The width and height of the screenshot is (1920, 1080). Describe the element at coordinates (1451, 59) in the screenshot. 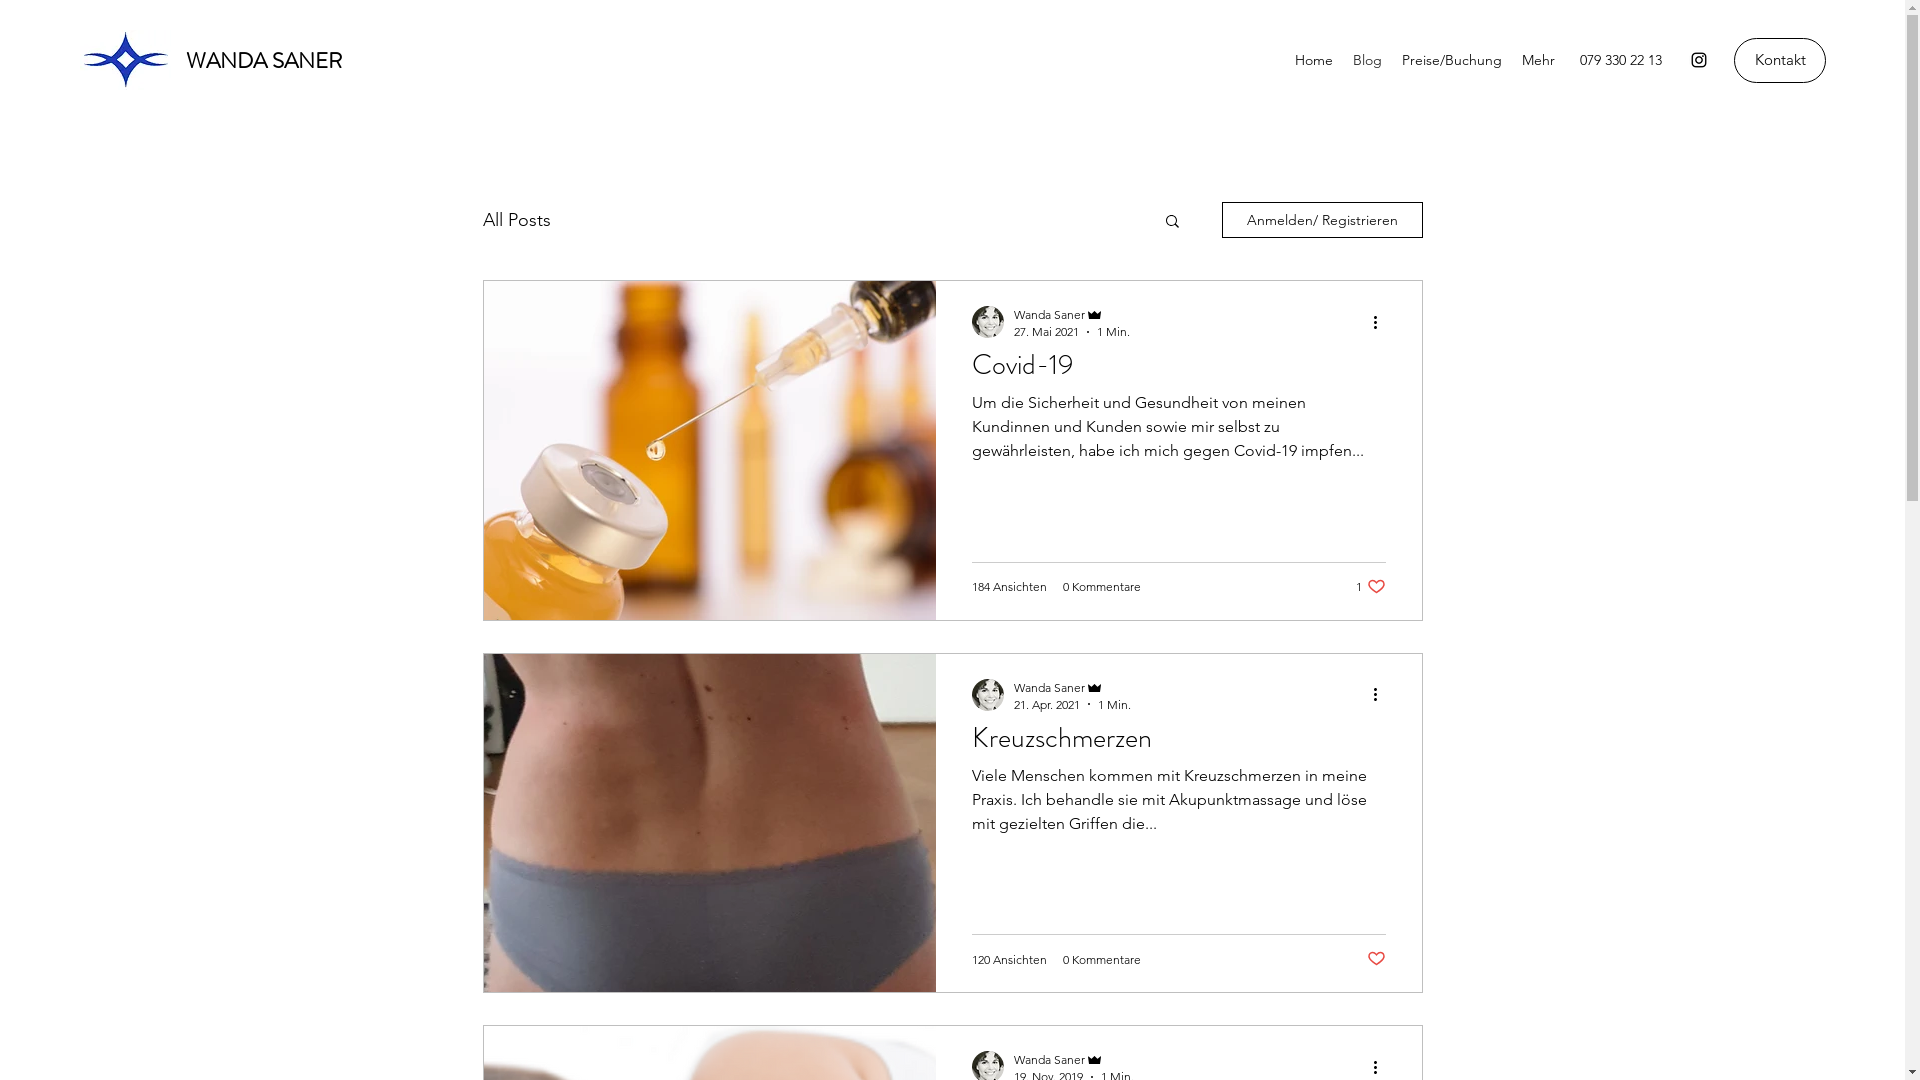

I see `'Preise/Buchung'` at that location.